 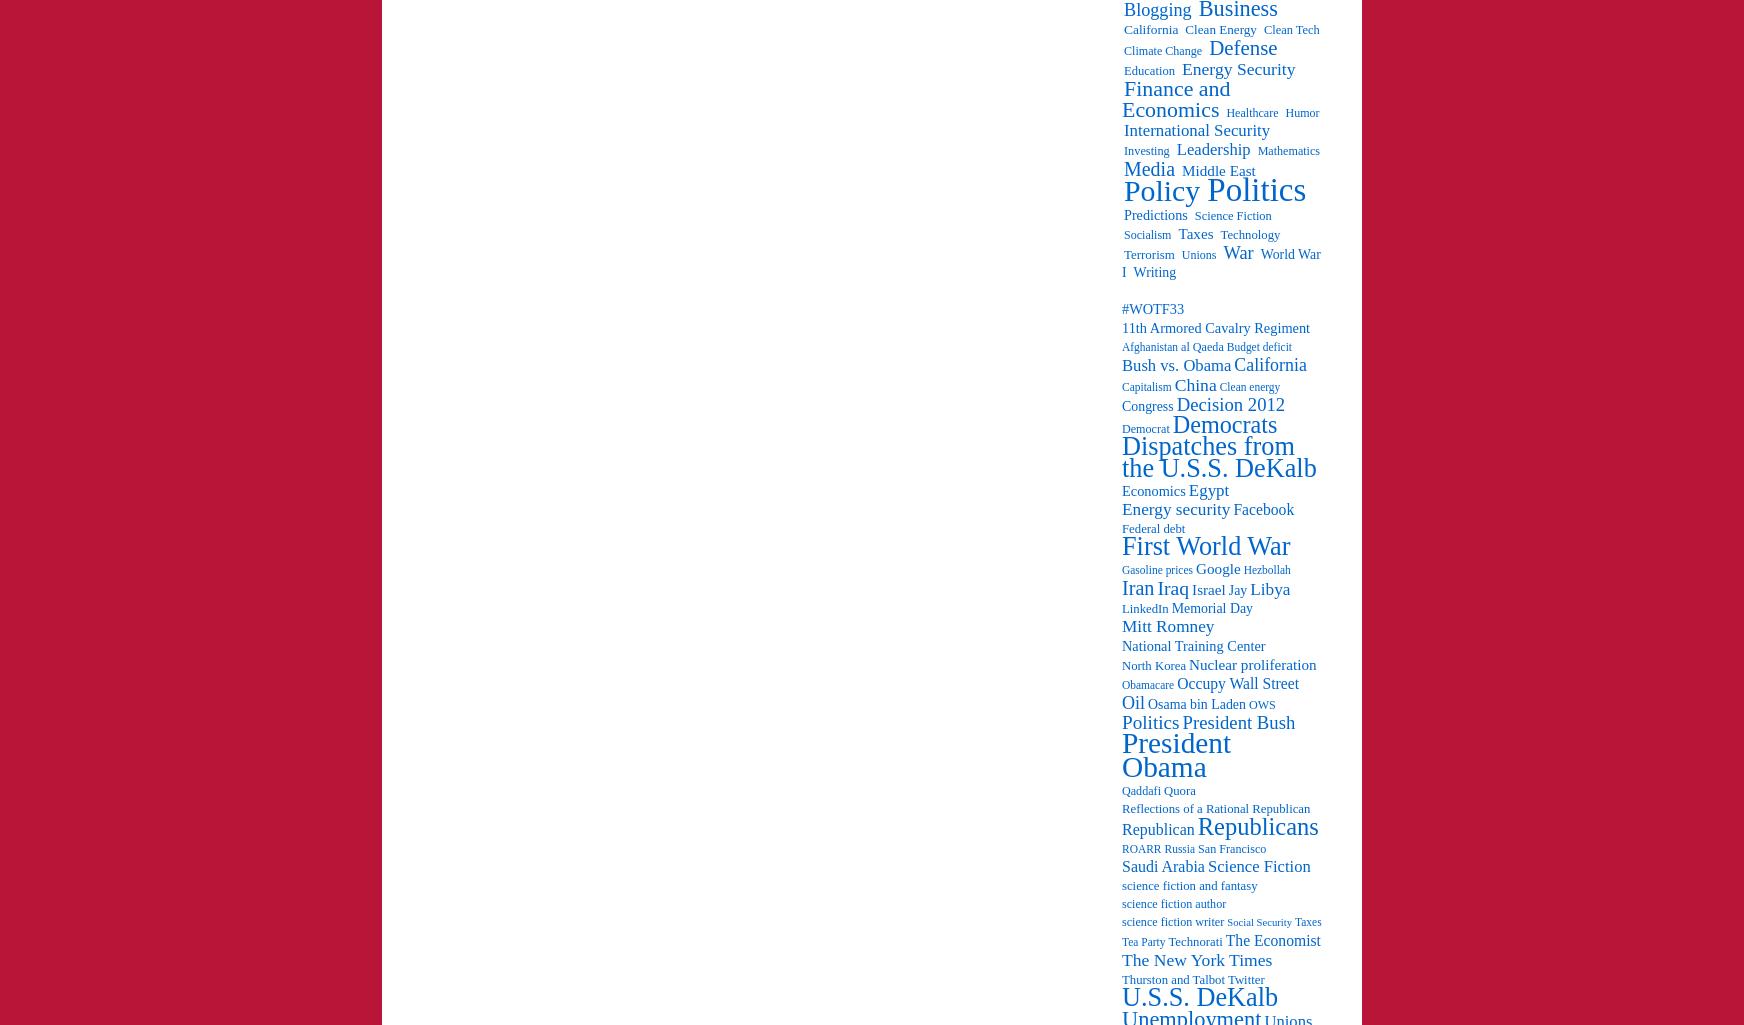 I want to click on 'Healthcare', so click(x=1252, y=112).